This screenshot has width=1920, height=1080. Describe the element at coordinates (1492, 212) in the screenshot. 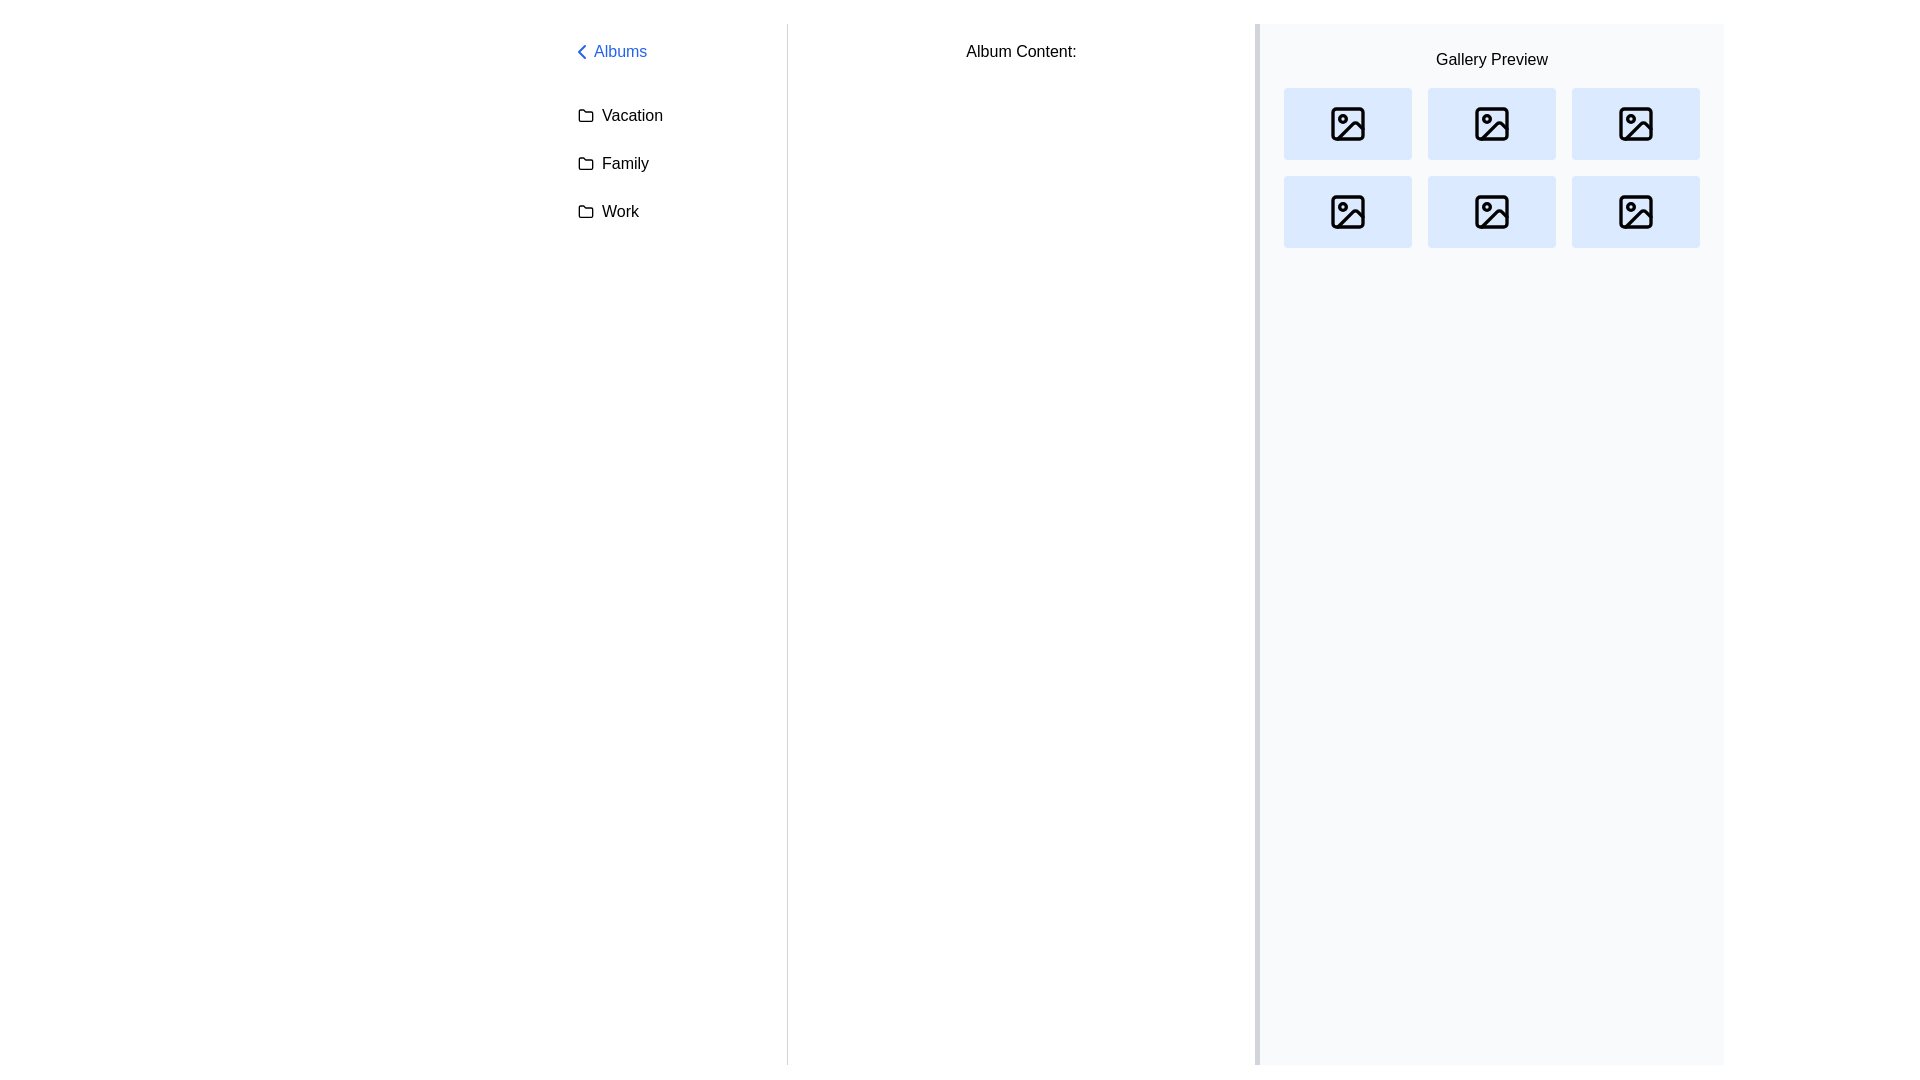

I see `the image placeholder located in the second row and second column of the 3x3 grid layout within the 'Gallery Preview' section` at that location.